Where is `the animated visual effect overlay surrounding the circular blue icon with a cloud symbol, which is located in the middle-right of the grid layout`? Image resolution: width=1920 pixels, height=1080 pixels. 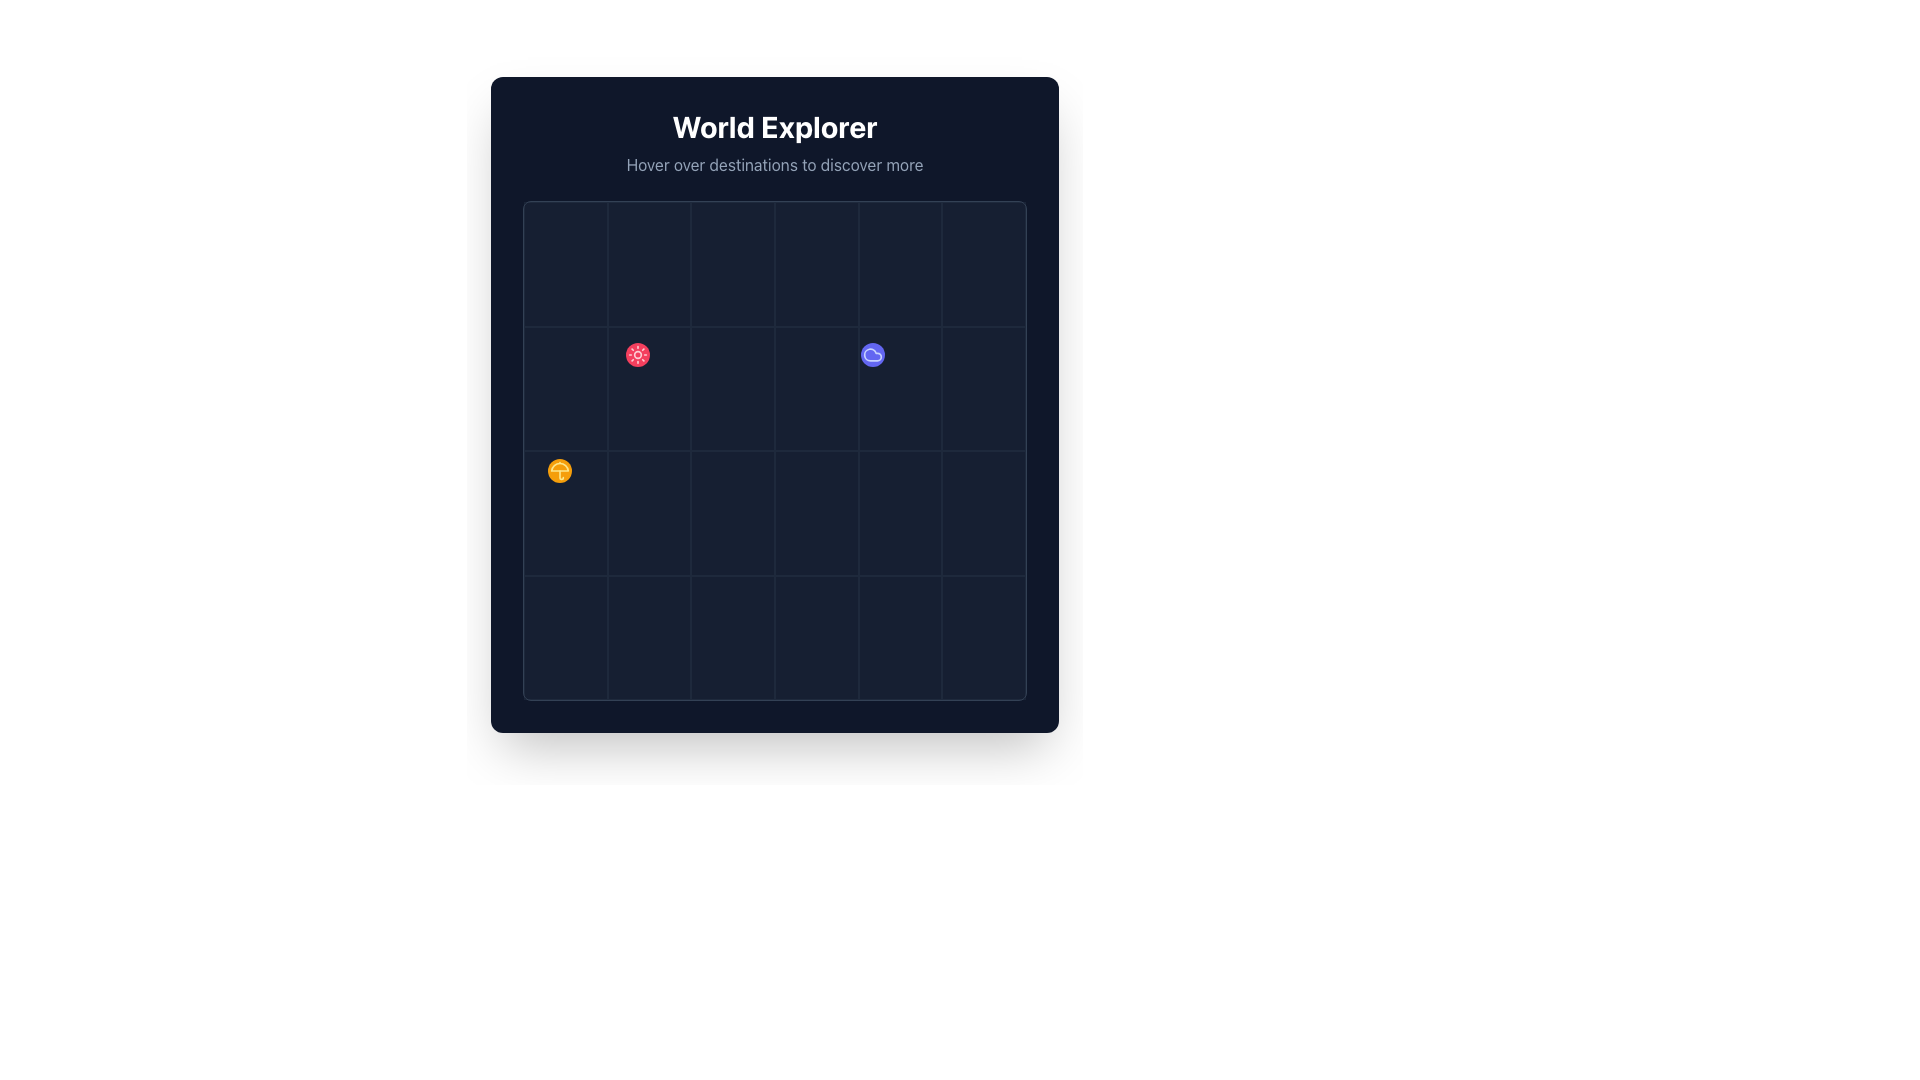 the animated visual effect overlay surrounding the circular blue icon with a cloud symbol, which is located in the middle-right of the grid layout is located at coordinates (873, 353).